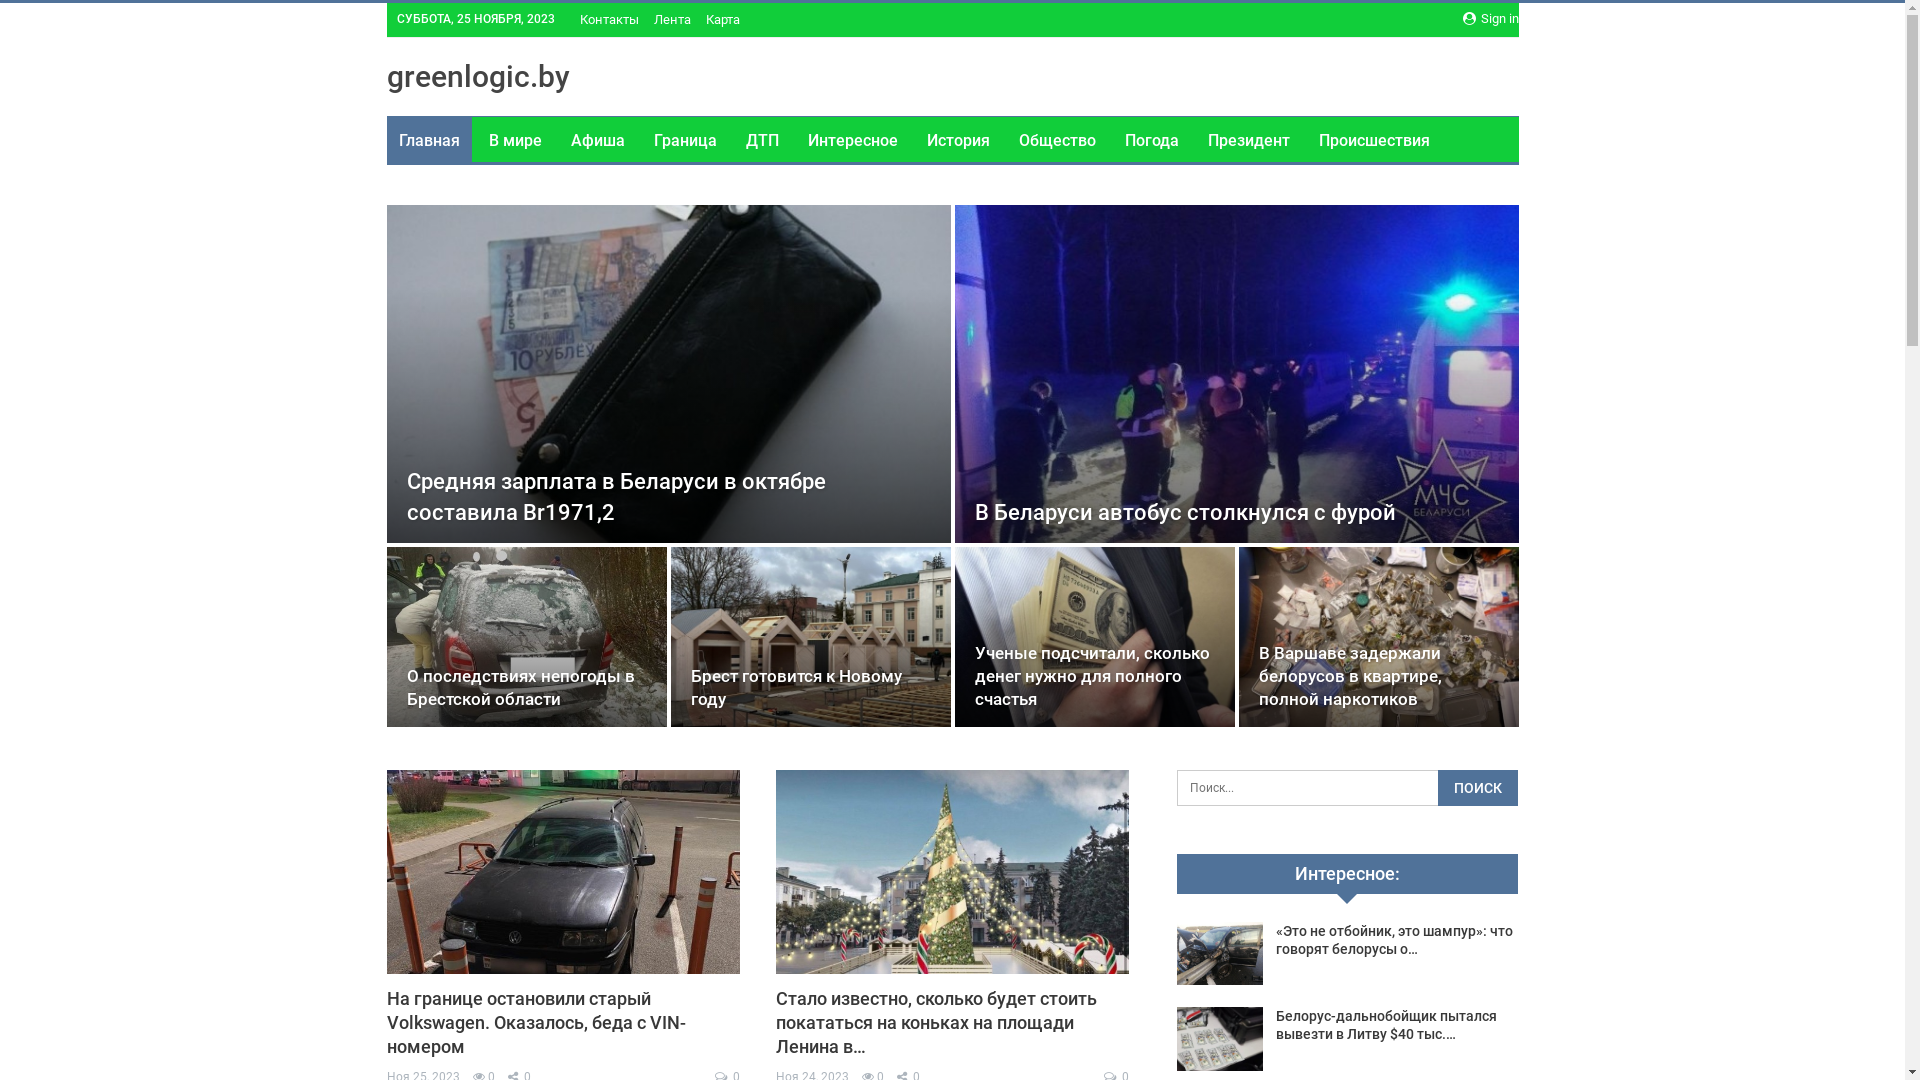 This screenshot has height=1080, width=1920. Describe the element at coordinates (1462, 19) in the screenshot. I see `'Sign in'` at that location.